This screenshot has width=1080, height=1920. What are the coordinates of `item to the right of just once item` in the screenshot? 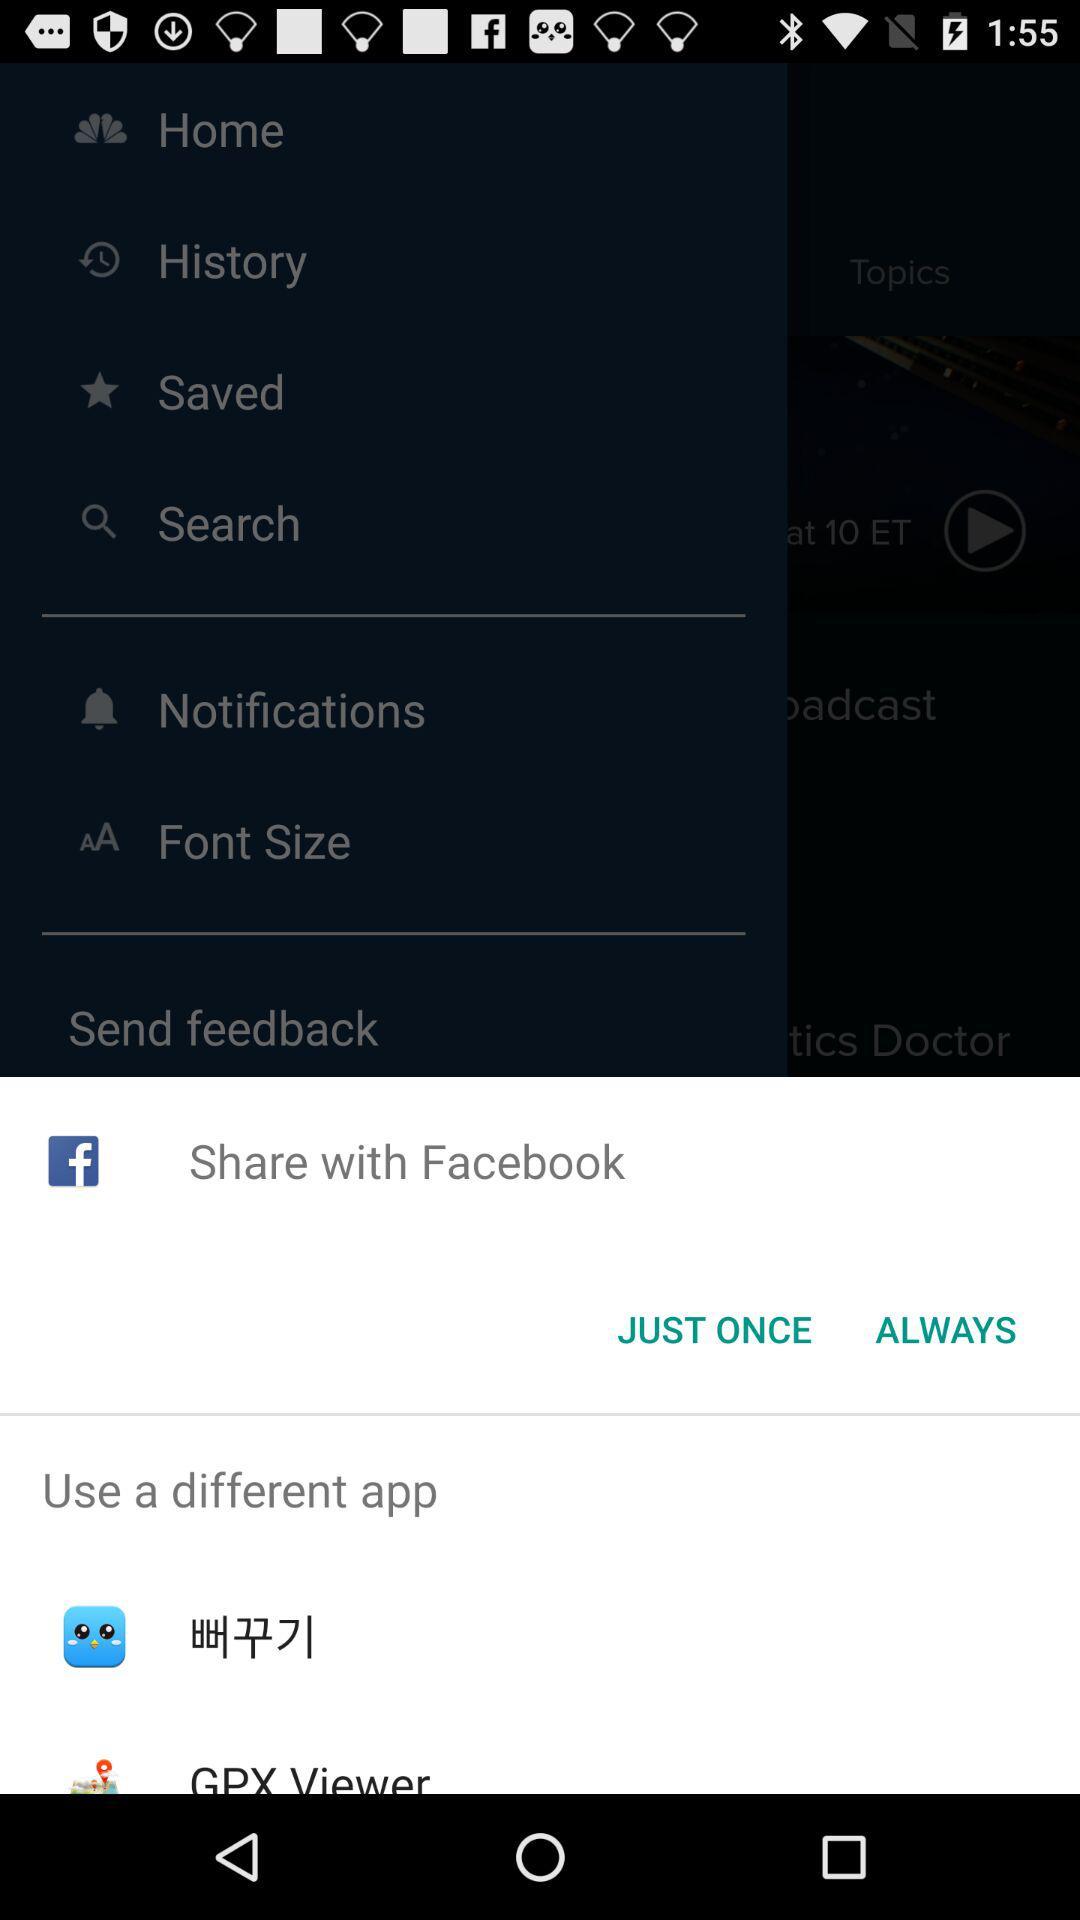 It's located at (945, 1329).